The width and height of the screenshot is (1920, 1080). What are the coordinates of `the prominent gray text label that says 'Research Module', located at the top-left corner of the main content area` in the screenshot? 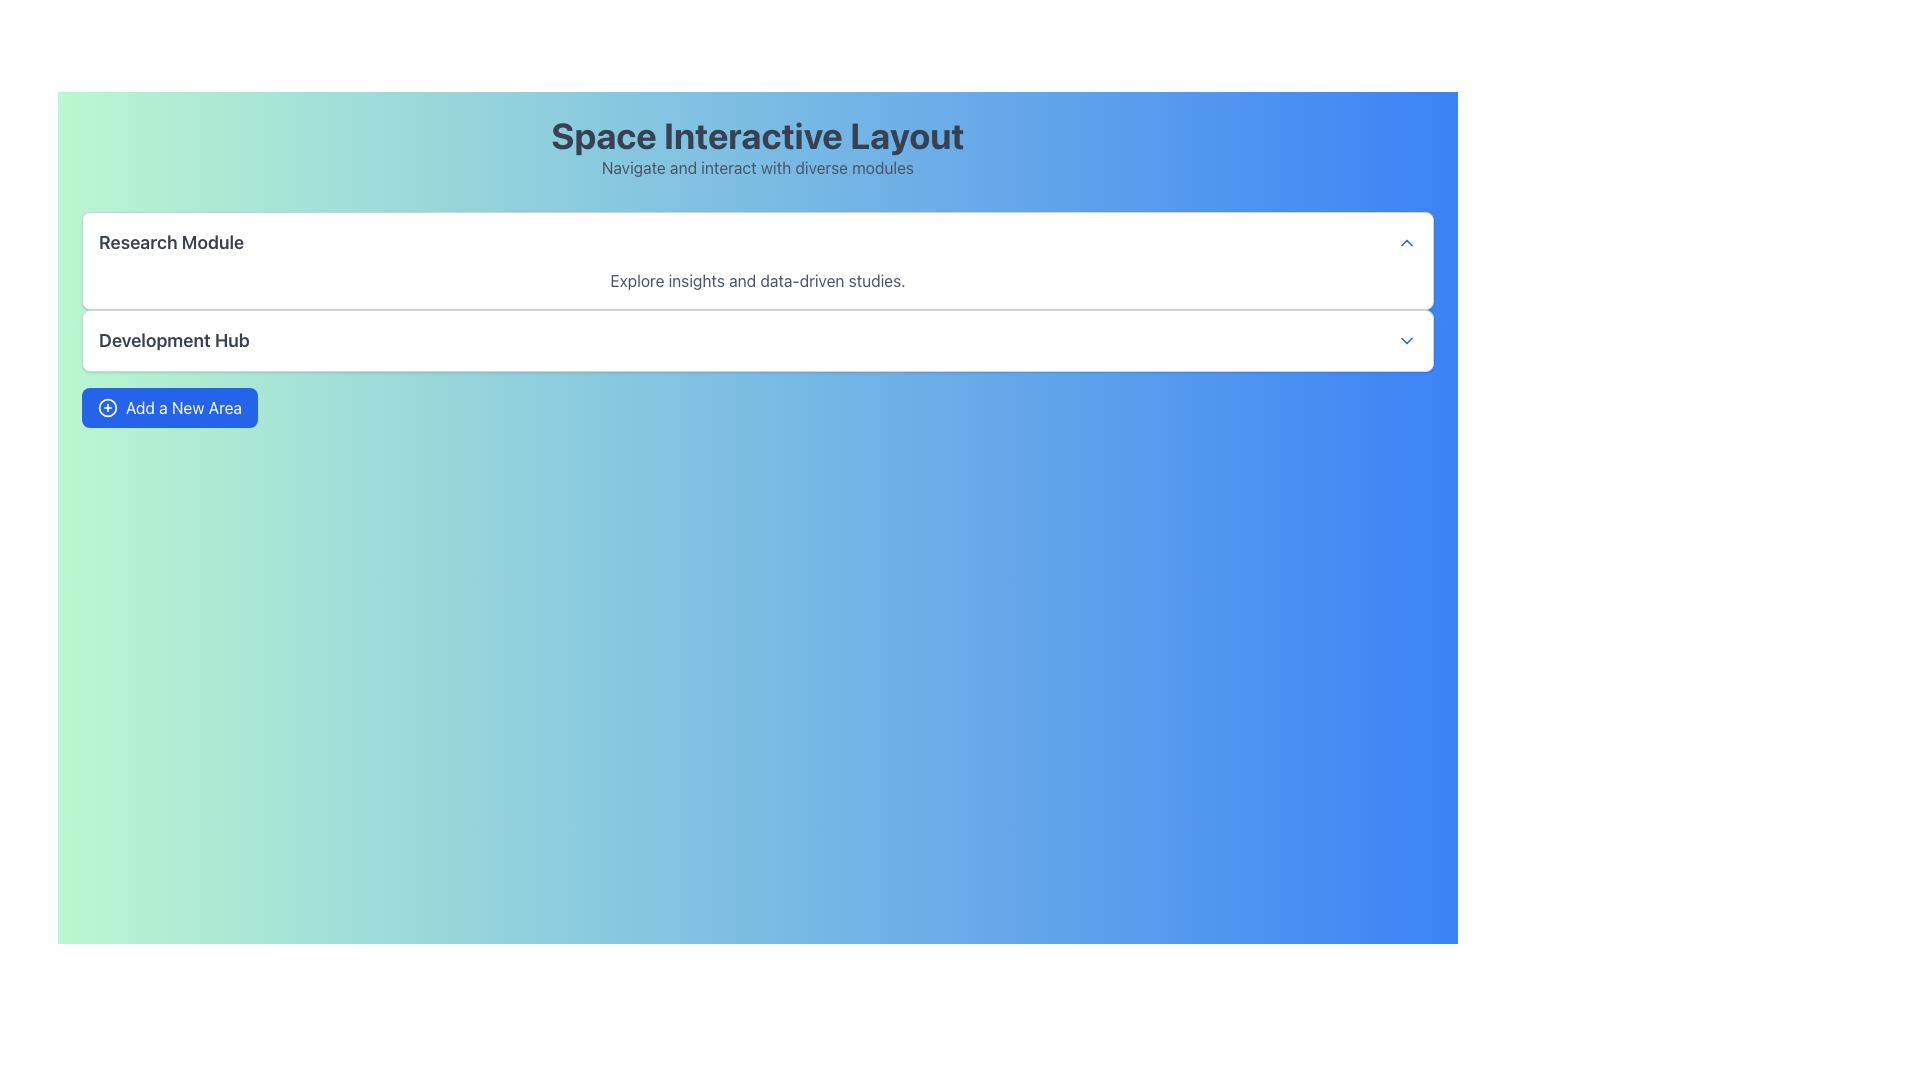 It's located at (171, 242).